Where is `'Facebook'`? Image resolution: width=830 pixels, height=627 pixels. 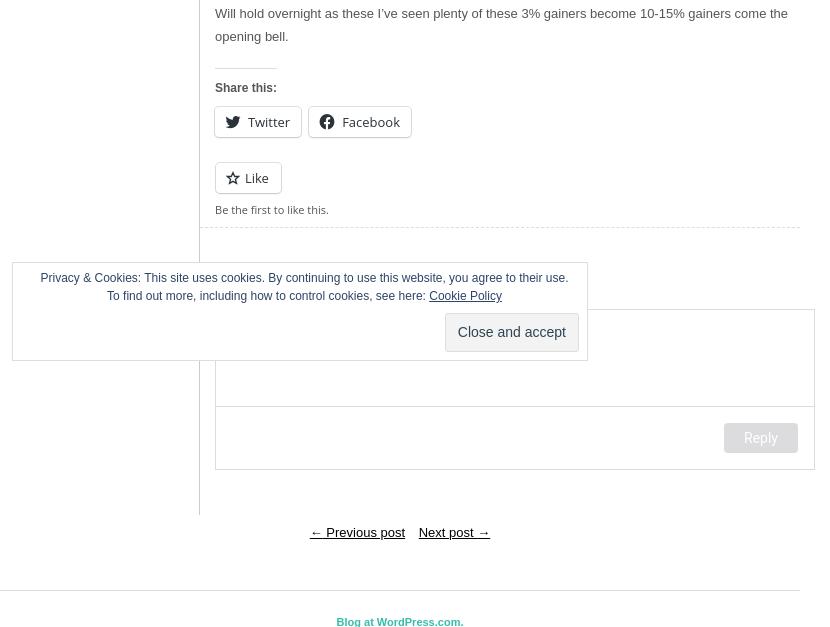
'Facebook' is located at coordinates (371, 121).